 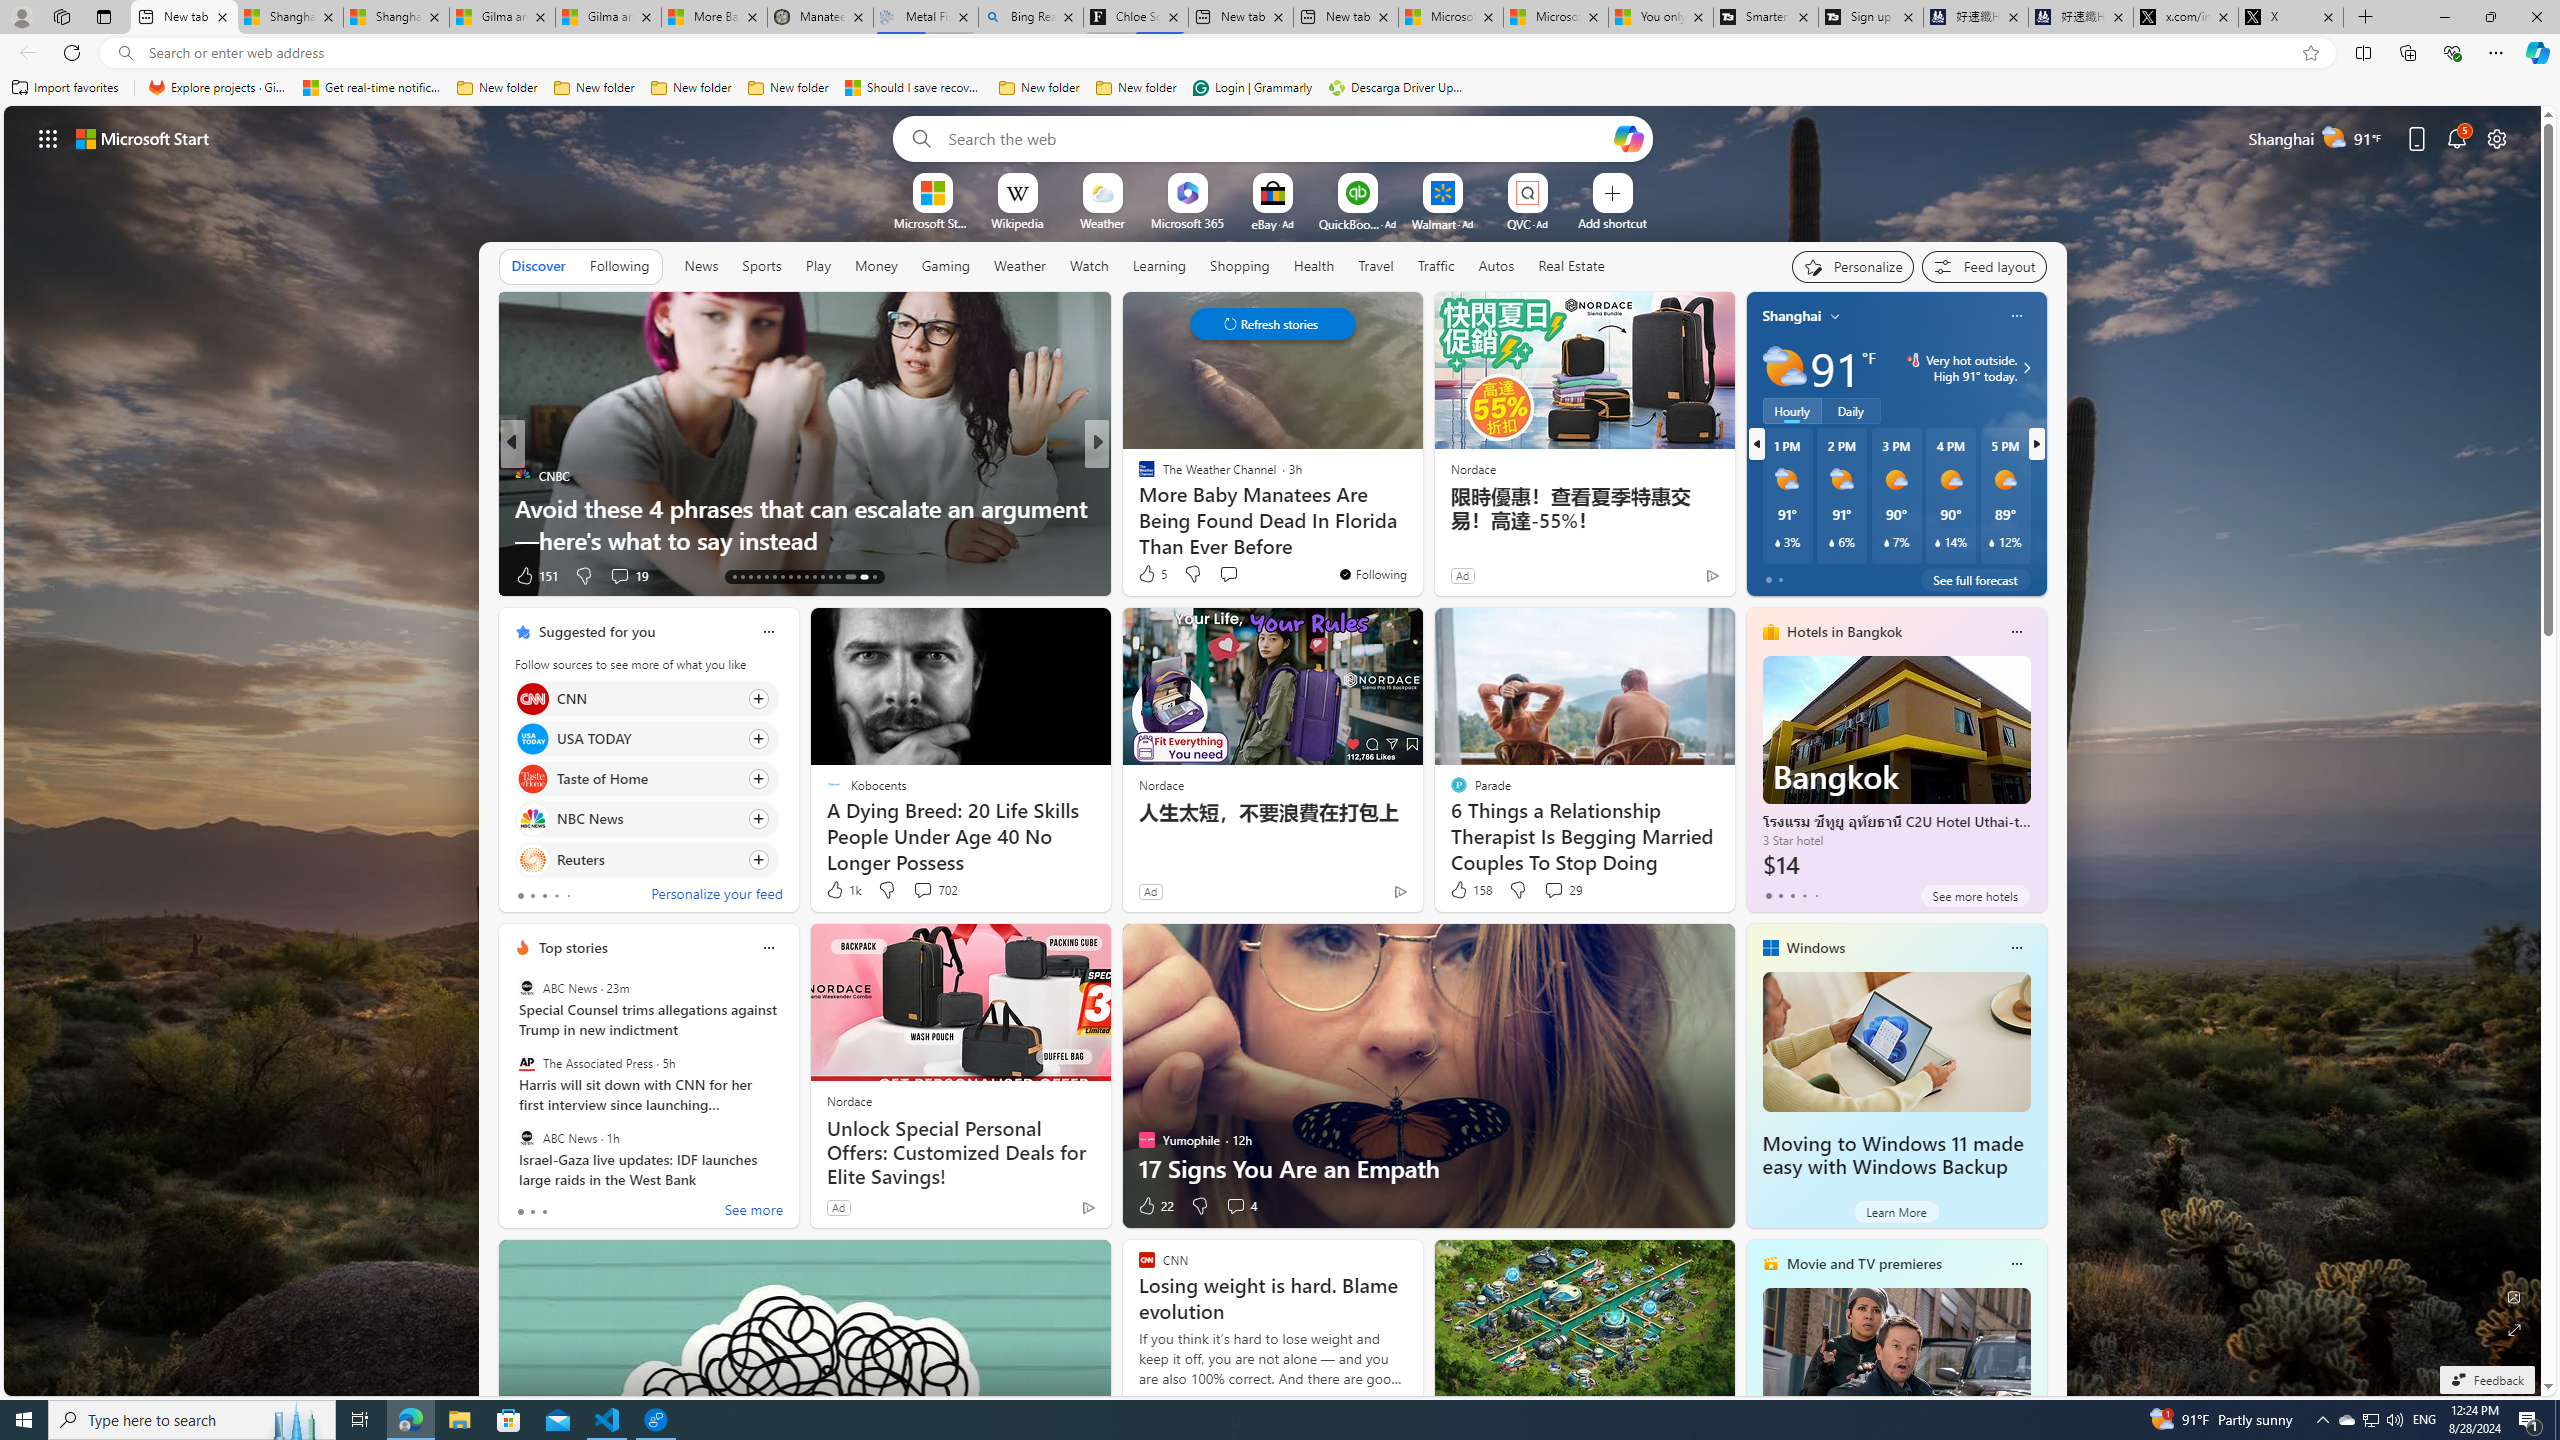 I want to click on 'View comments 29 Comment', so click(x=1561, y=888).